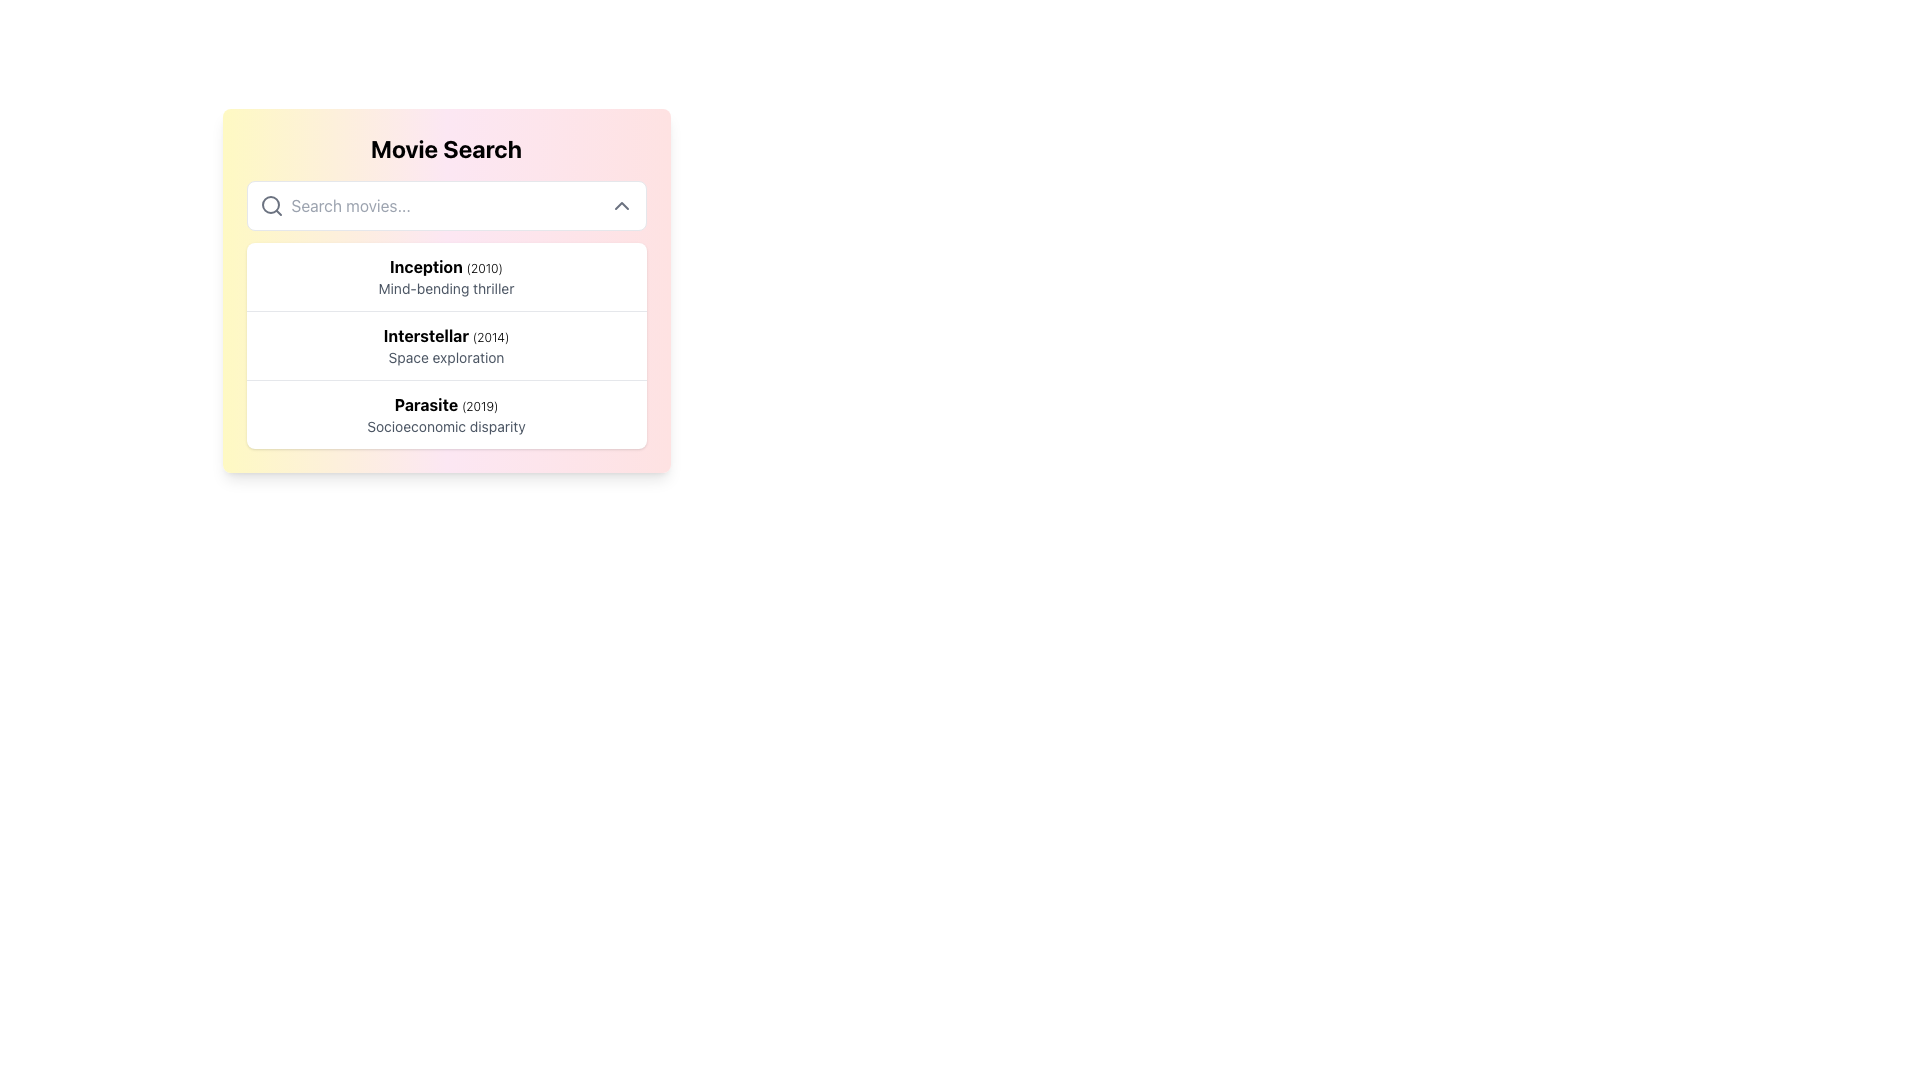 The image size is (1920, 1080). I want to click on the static text label displaying the year of the movie release '2010' associated with 'Inception' in the search results, so click(484, 267).